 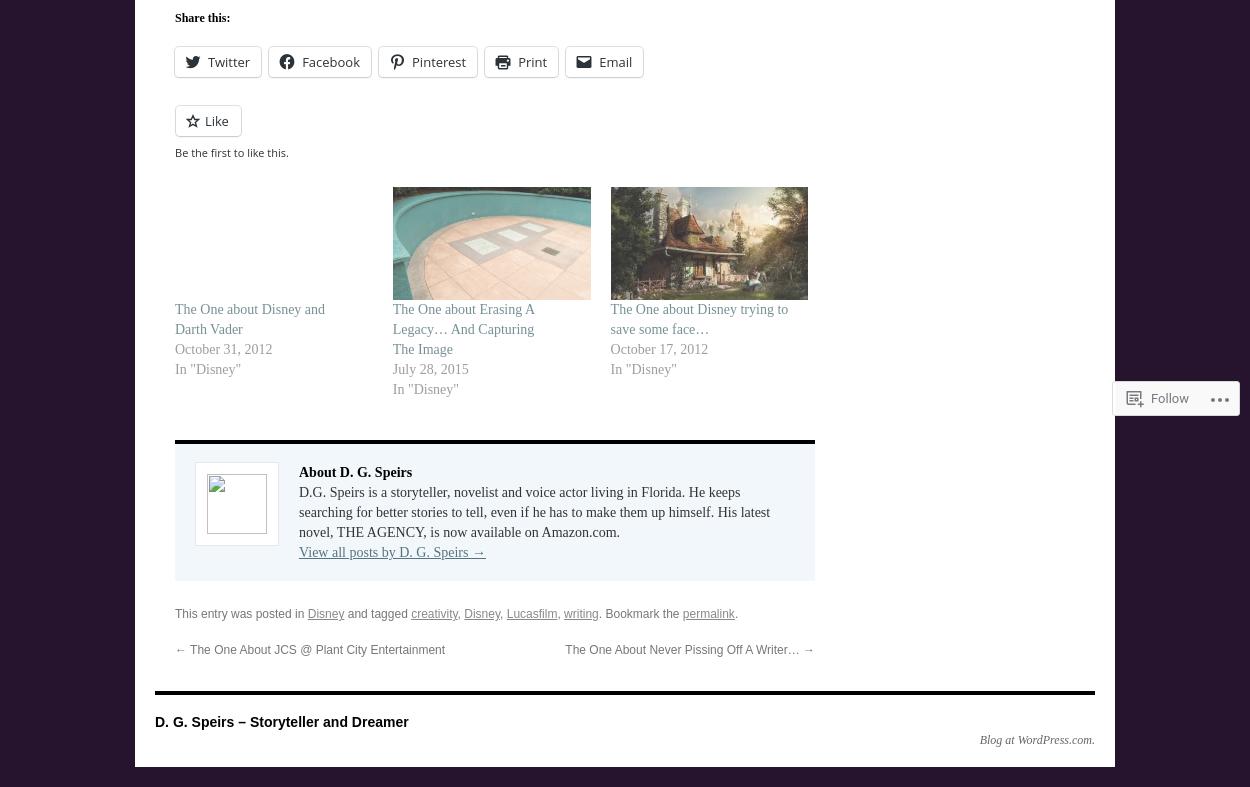 I want to click on 'Print', so click(x=532, y=61).